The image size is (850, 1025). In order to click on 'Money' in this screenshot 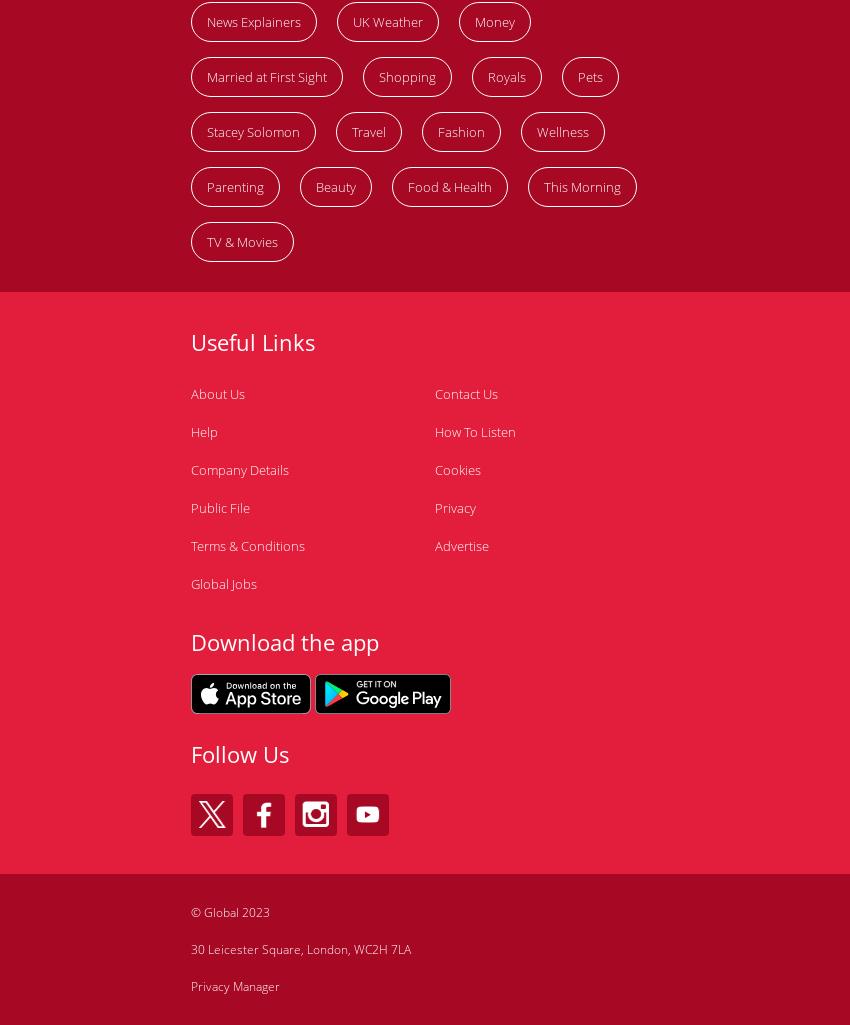, I will do `click(495, 21)`.